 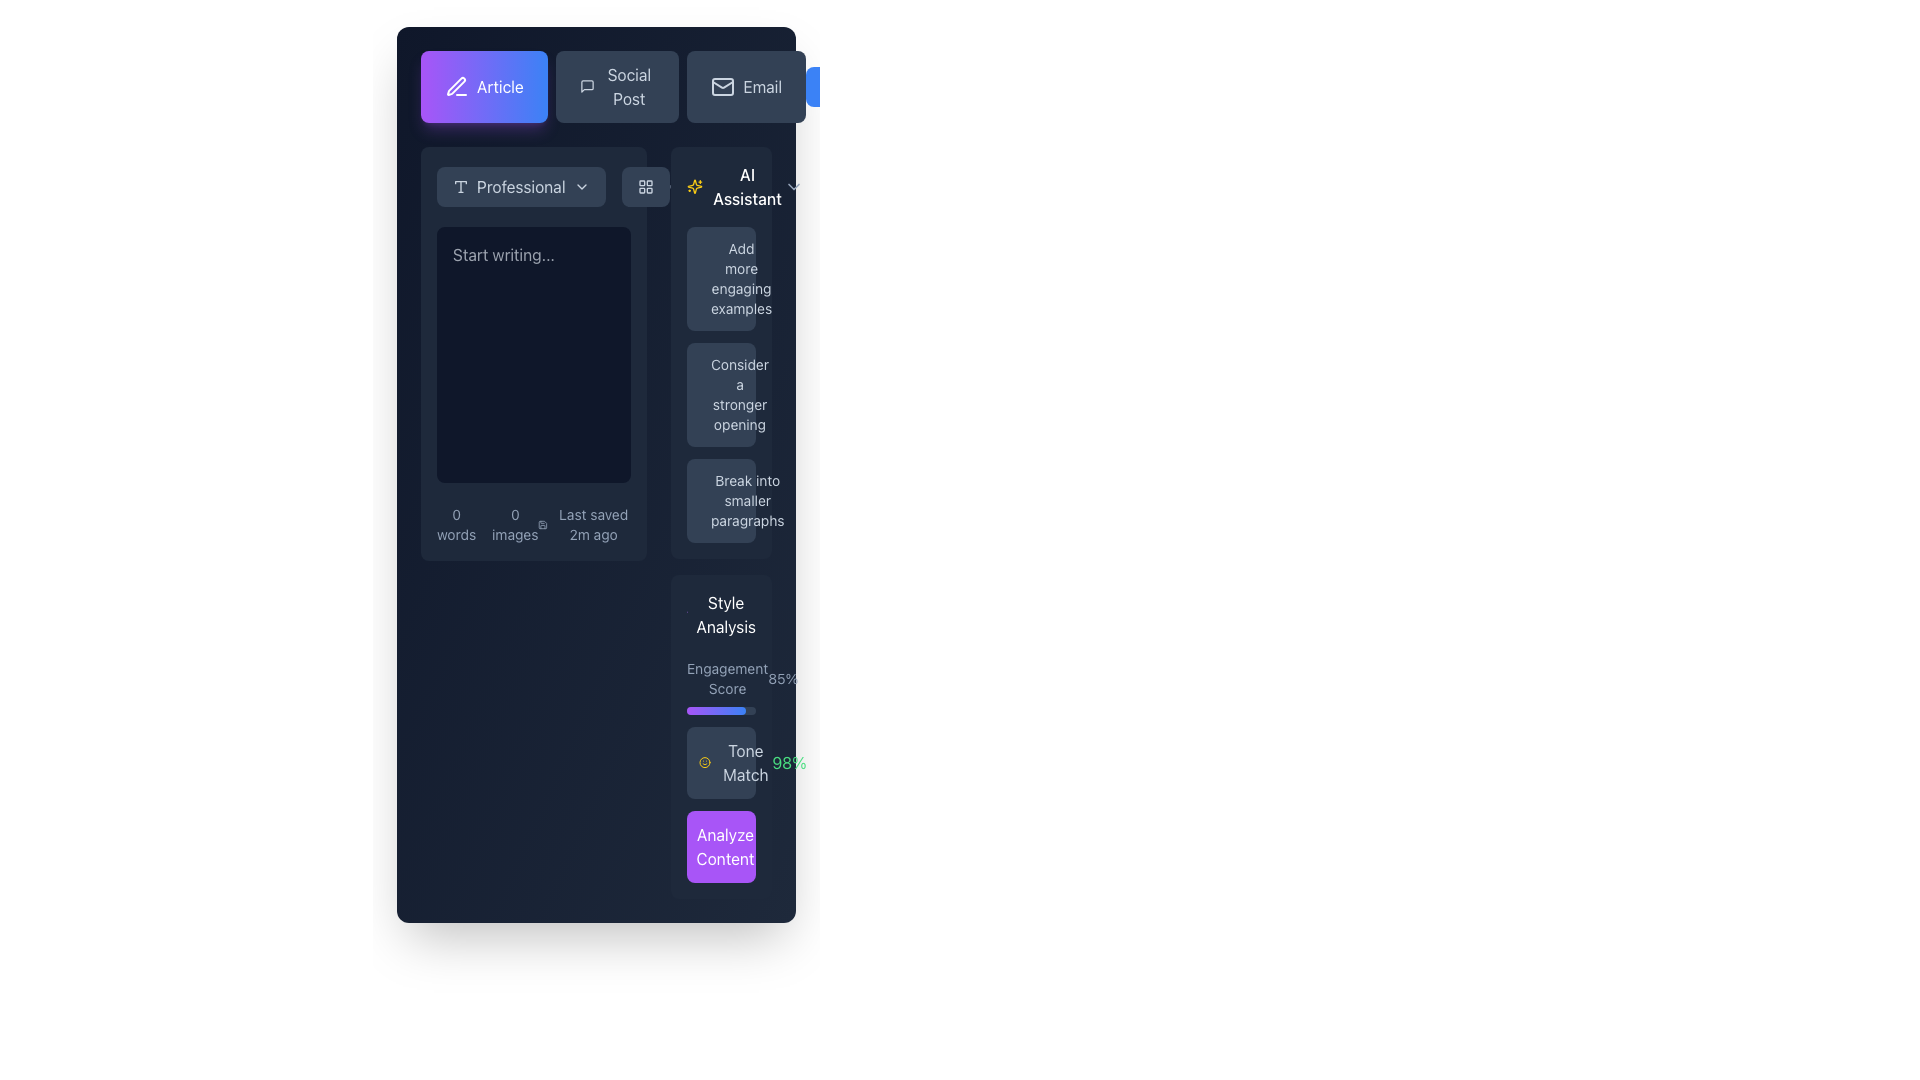 I want to click on status feedback from the text label indicating the time elapsed since the last save operation, located near the bottom-right section of the dark-themed panel, so click(x=592, y=523).